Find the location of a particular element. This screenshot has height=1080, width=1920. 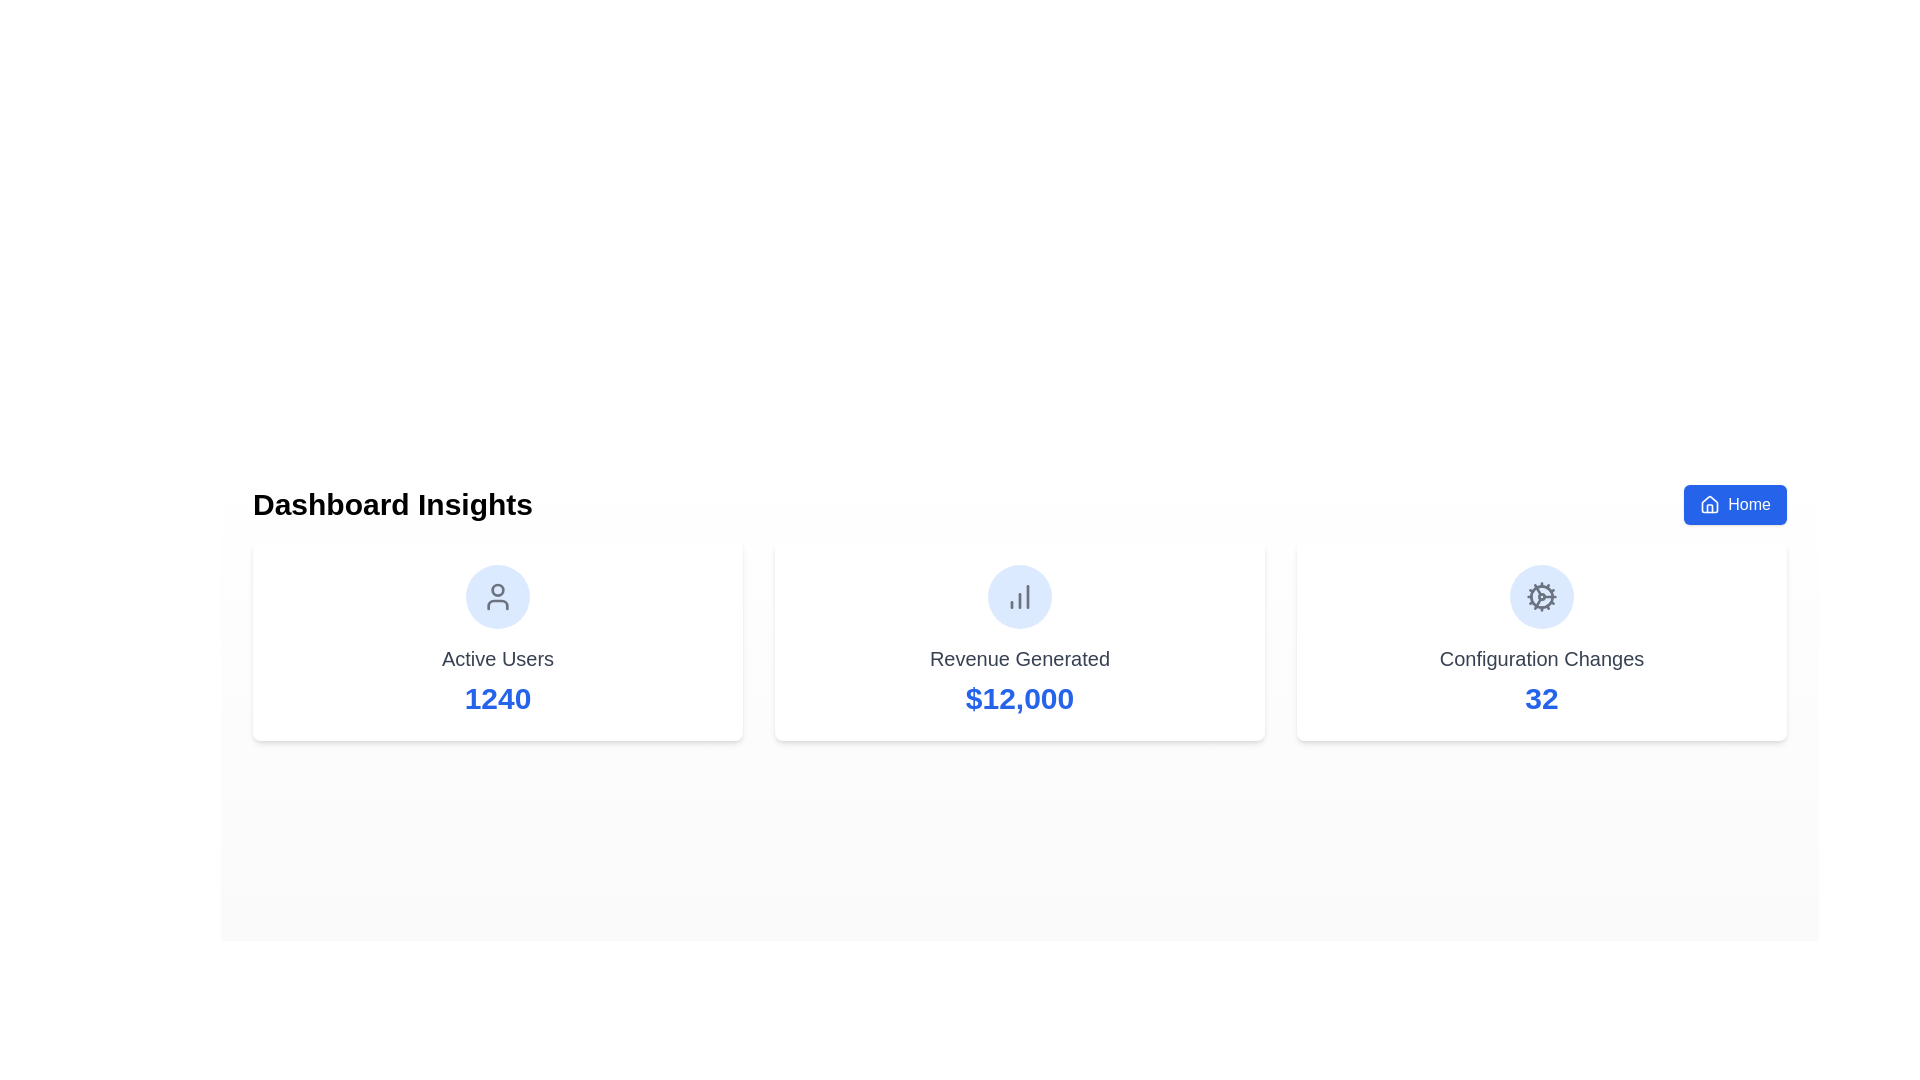

the Text label displaying '$12,000' in large, bold, blue font, located under the 'Revenue Generated' heading in a card layout is located at coordinates (1019, 697).